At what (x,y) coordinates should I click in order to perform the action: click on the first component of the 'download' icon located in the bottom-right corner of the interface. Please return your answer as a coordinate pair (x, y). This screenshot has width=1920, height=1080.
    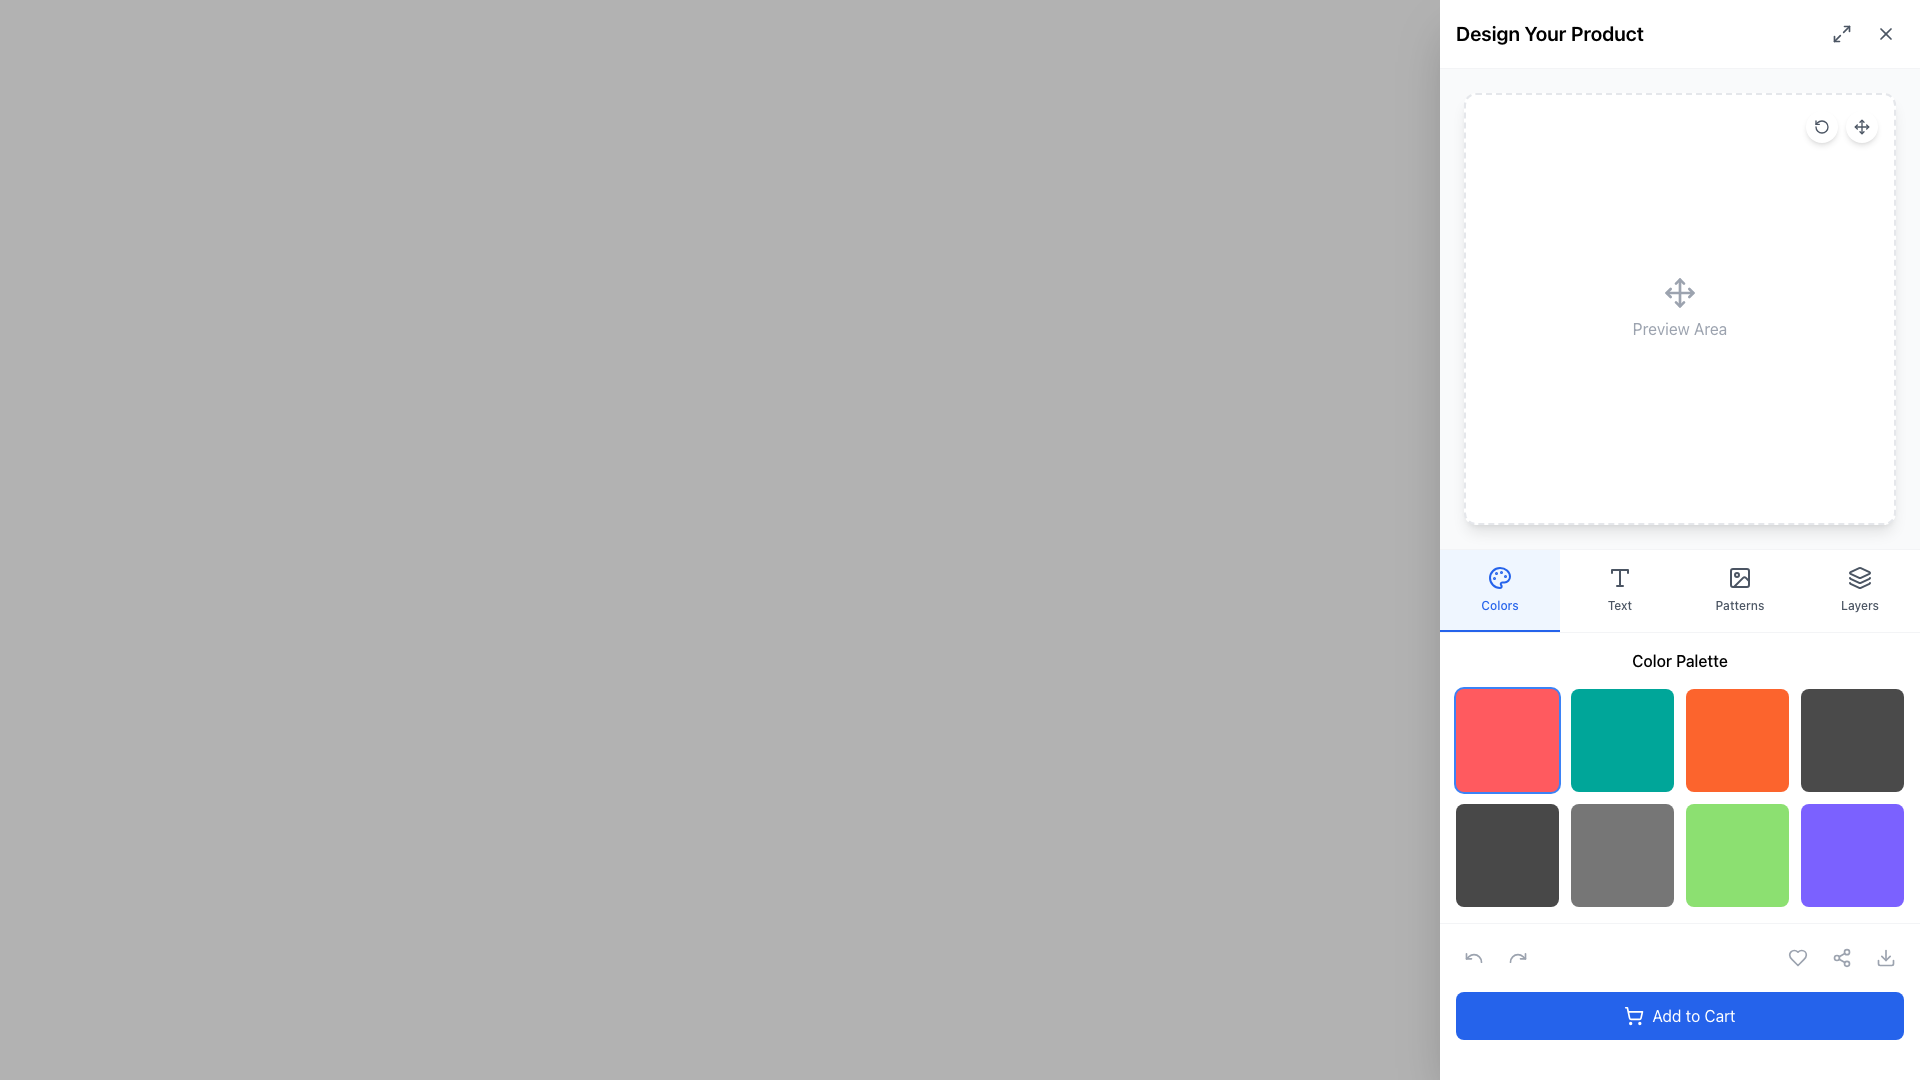
    Looking at the image, I should click on (1885, 962).